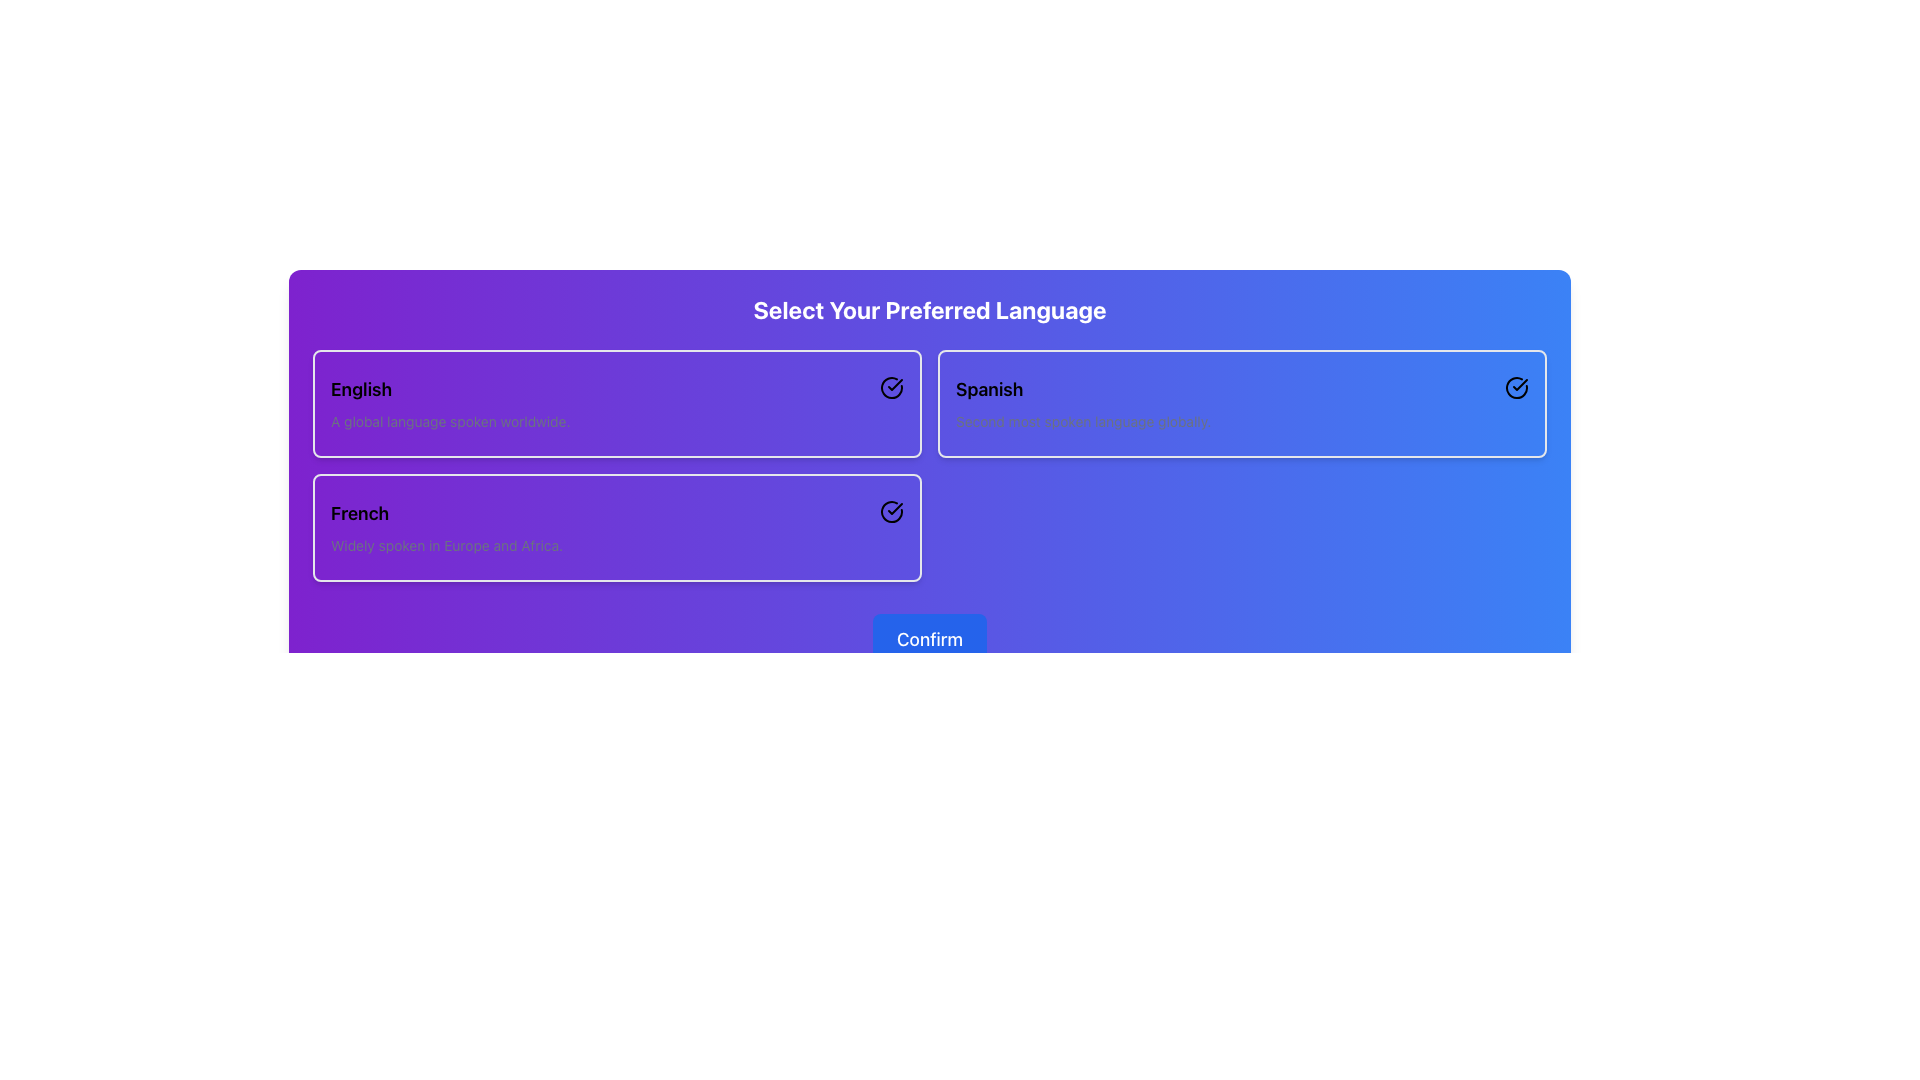  I want to click on the 'French' text label, which is styled in bold and larger font on a purple gradient background, so click(445, 512).